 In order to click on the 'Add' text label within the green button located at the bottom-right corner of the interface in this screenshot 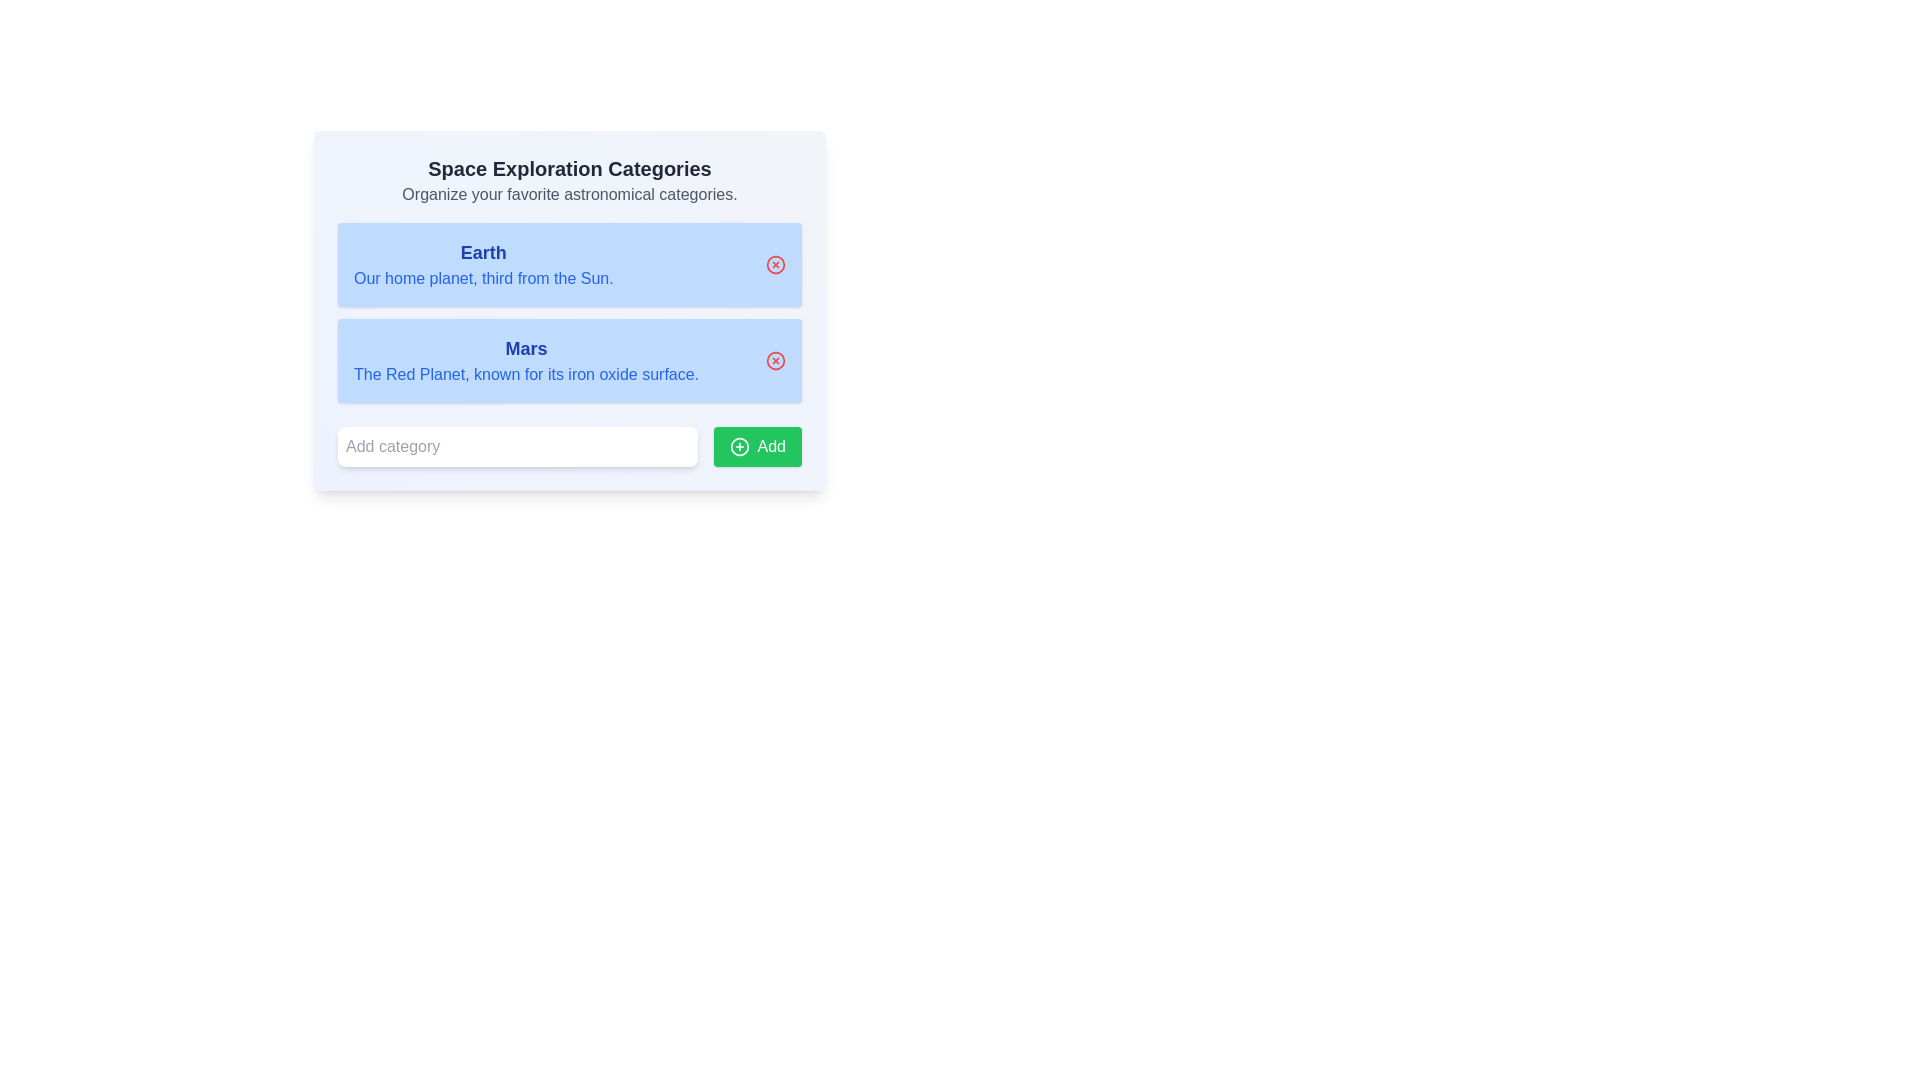, I will do `click(770, 446)`.